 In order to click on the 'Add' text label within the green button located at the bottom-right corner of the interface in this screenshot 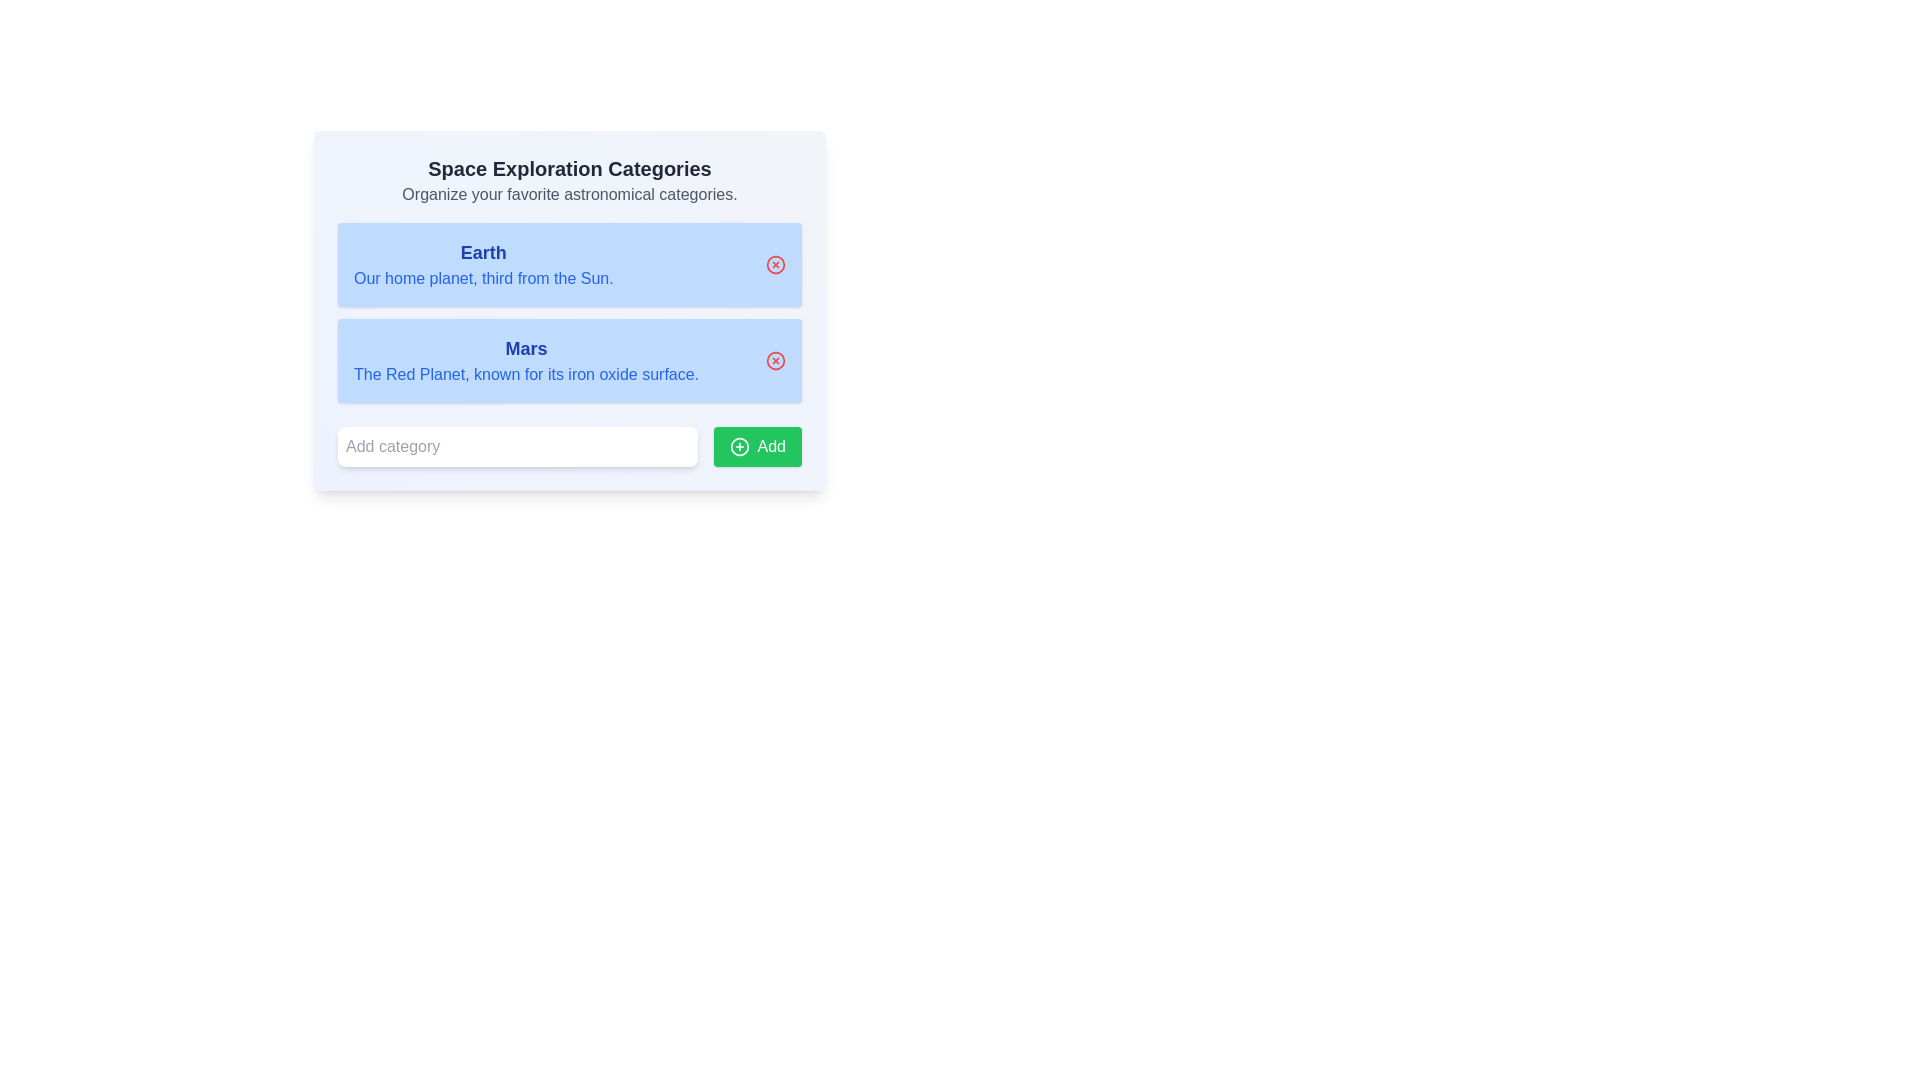, I will do `click(770, 446)`.